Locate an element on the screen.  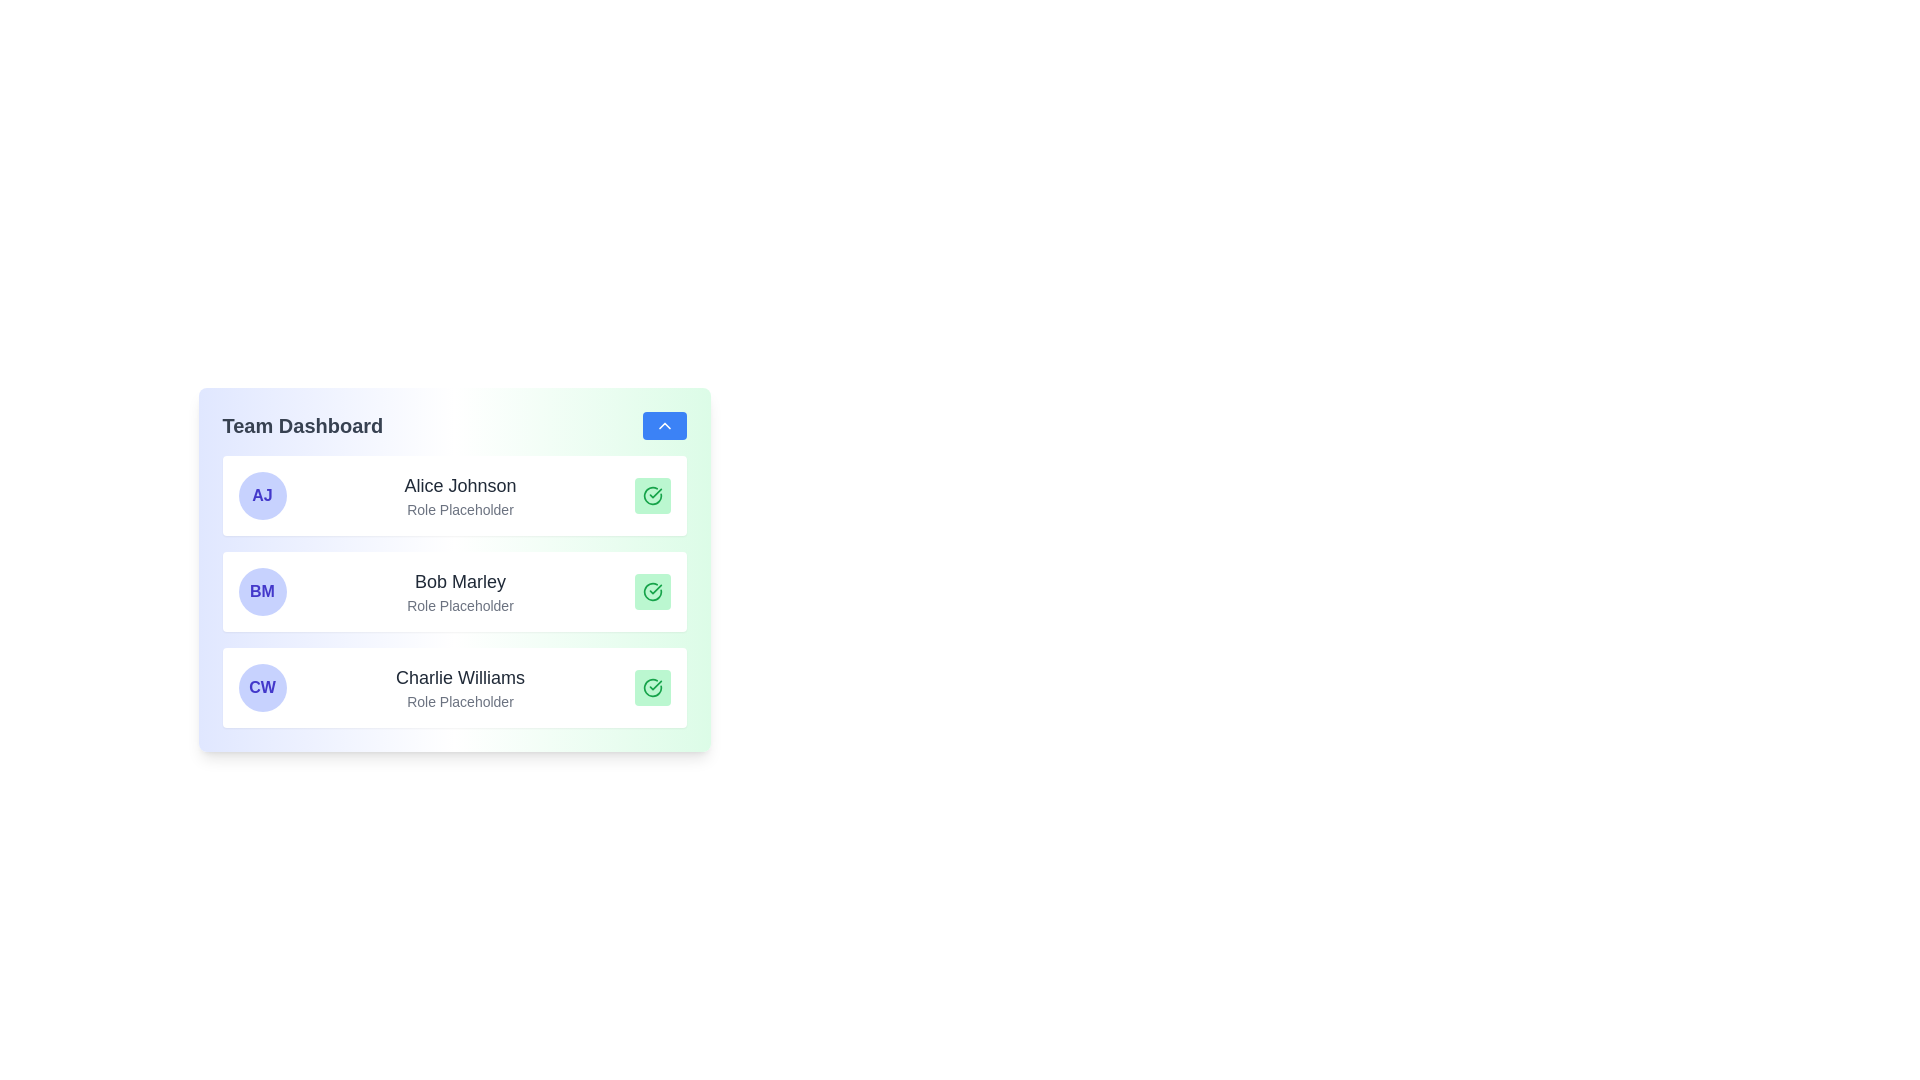
text content of the label associated with 'Bob Marley', located in the second row of a three-row list, aligned left is located at coordinates (459, 604).